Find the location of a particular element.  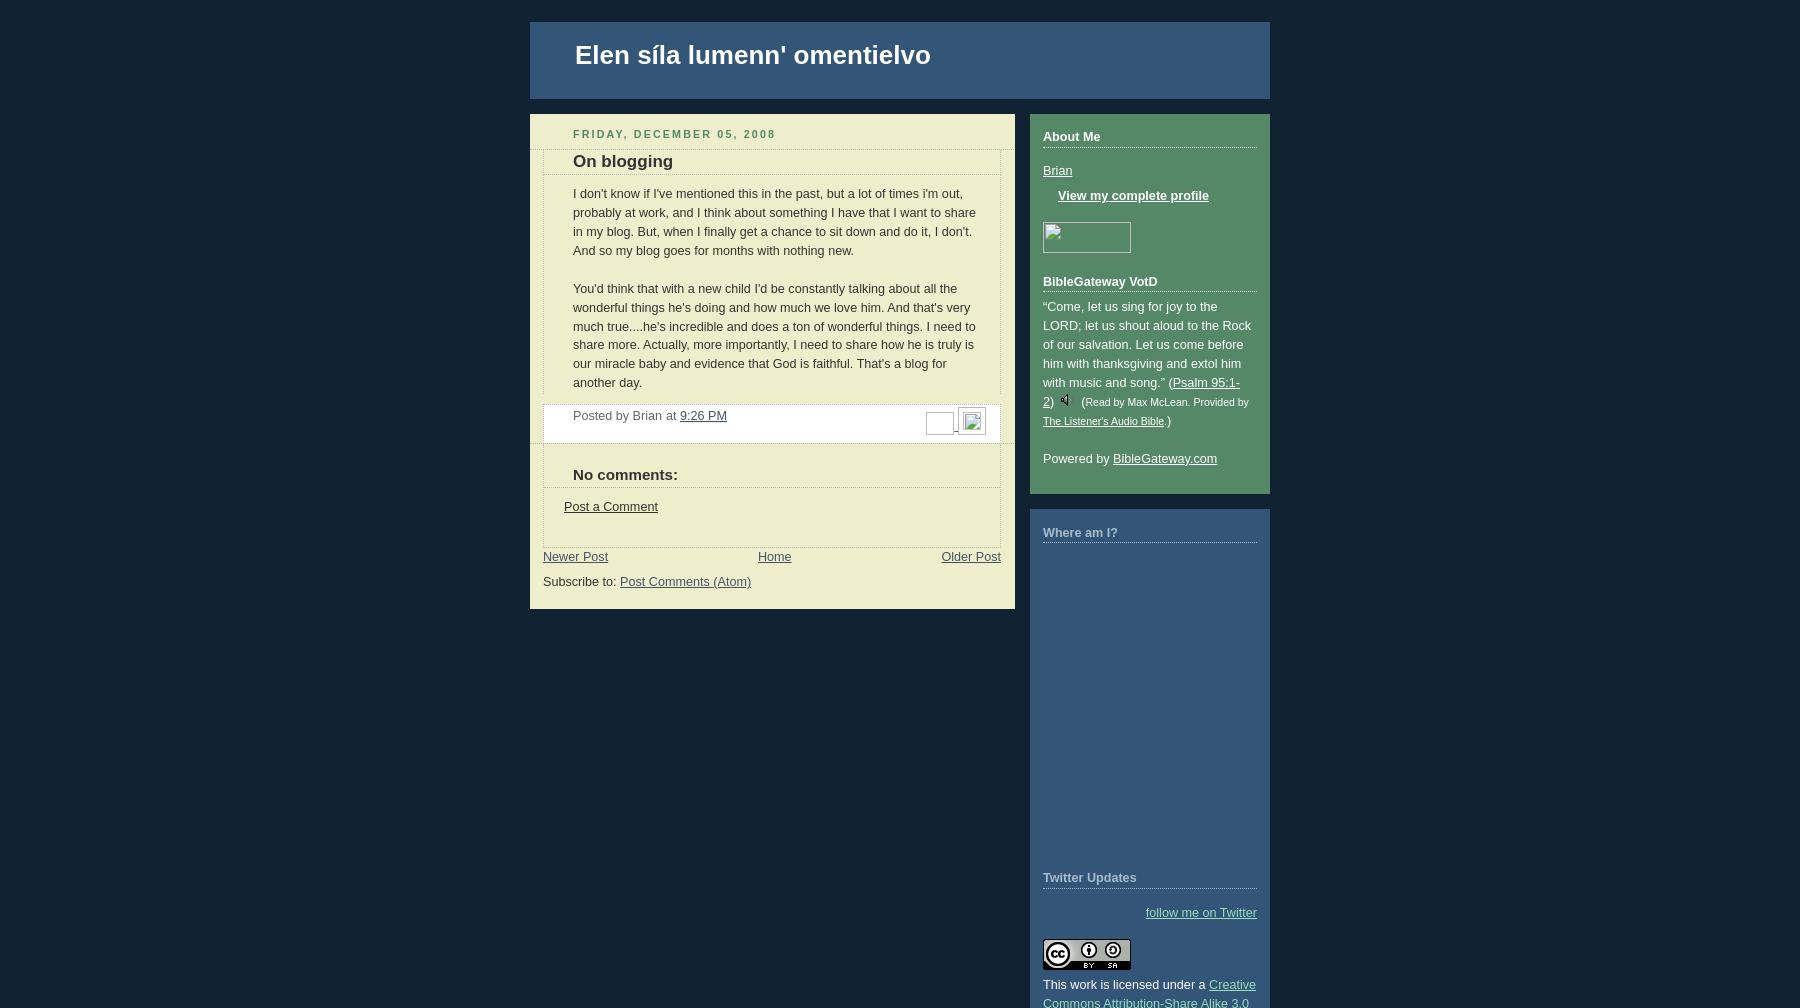

'follow me on Twitter' is located at coordinates (1199, 913).